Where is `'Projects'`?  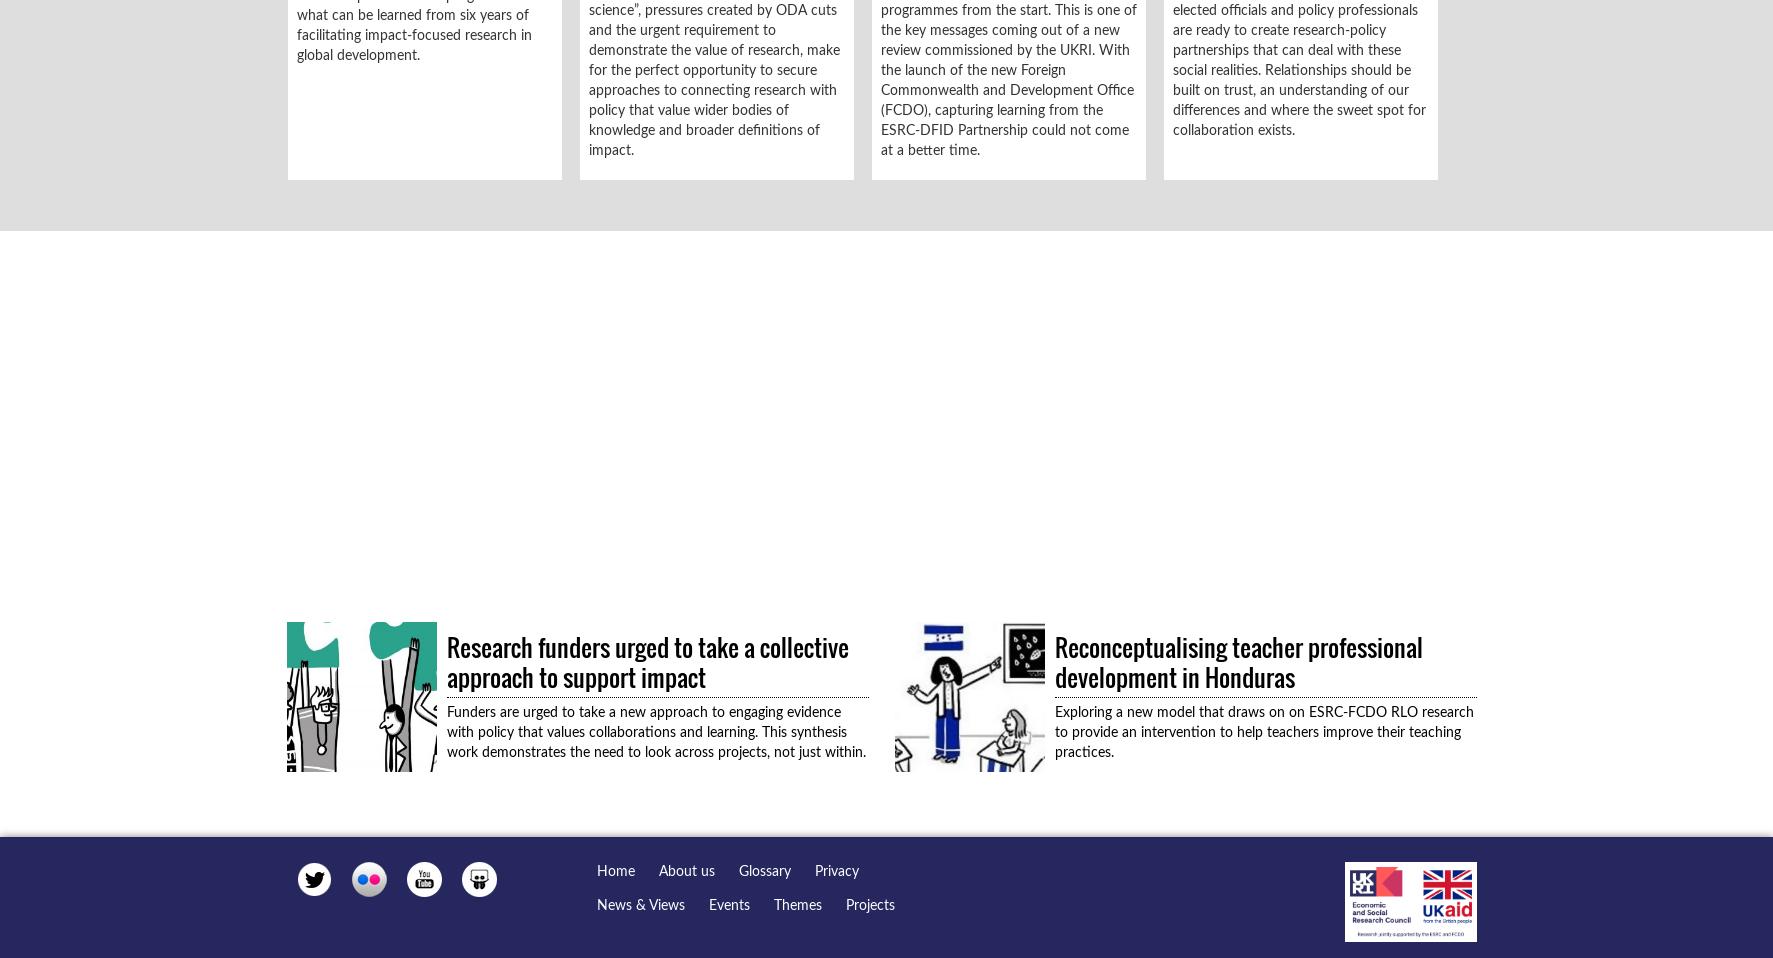 'Projects' is located at coordinates (868, 905).